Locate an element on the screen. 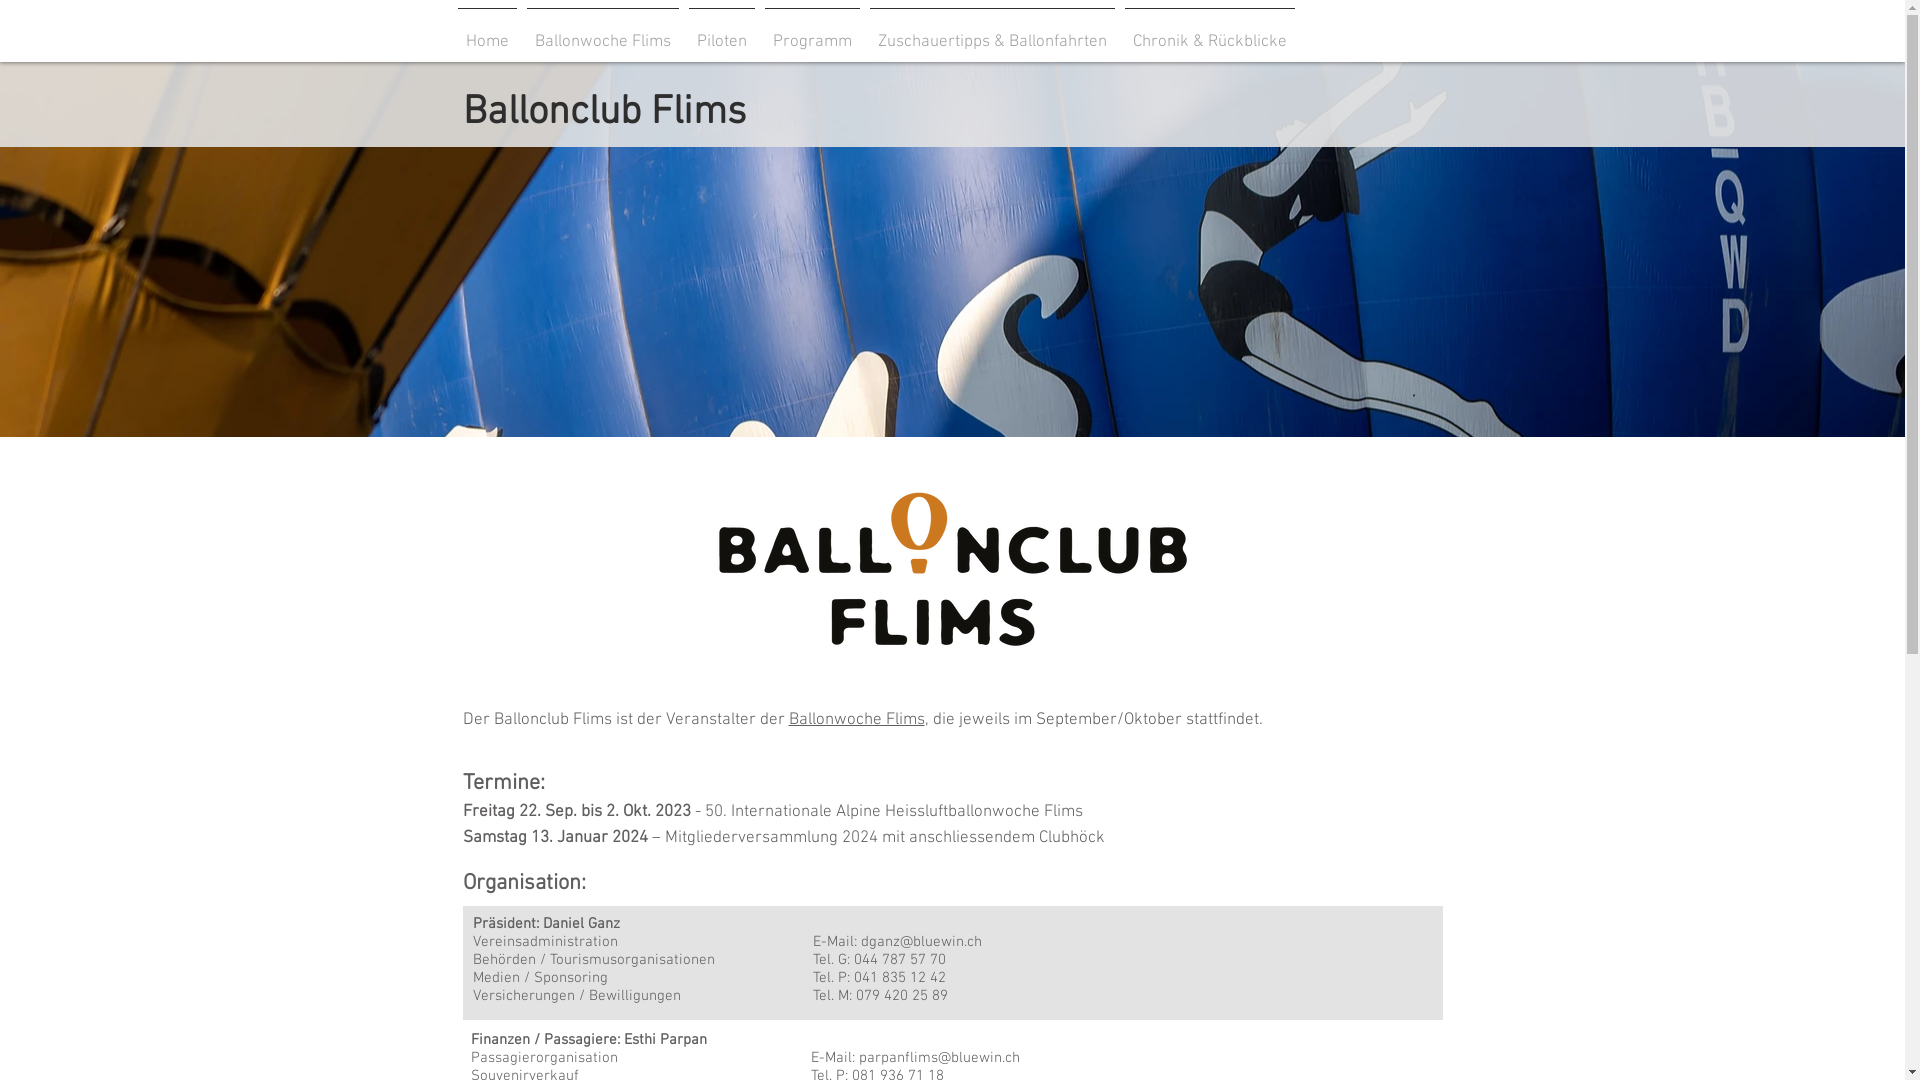 This screenshot has height=1080, width=1920. 'parpanflims@bluewin.ch' is located at coordinates (937, 1056).